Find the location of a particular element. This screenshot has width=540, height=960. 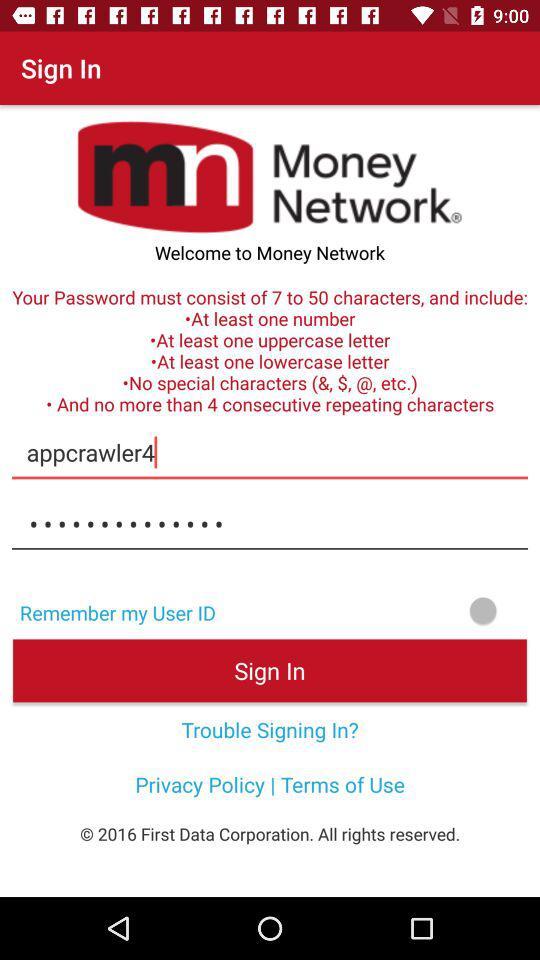

icon above the remember my user item is located at coordinates (270, 523).